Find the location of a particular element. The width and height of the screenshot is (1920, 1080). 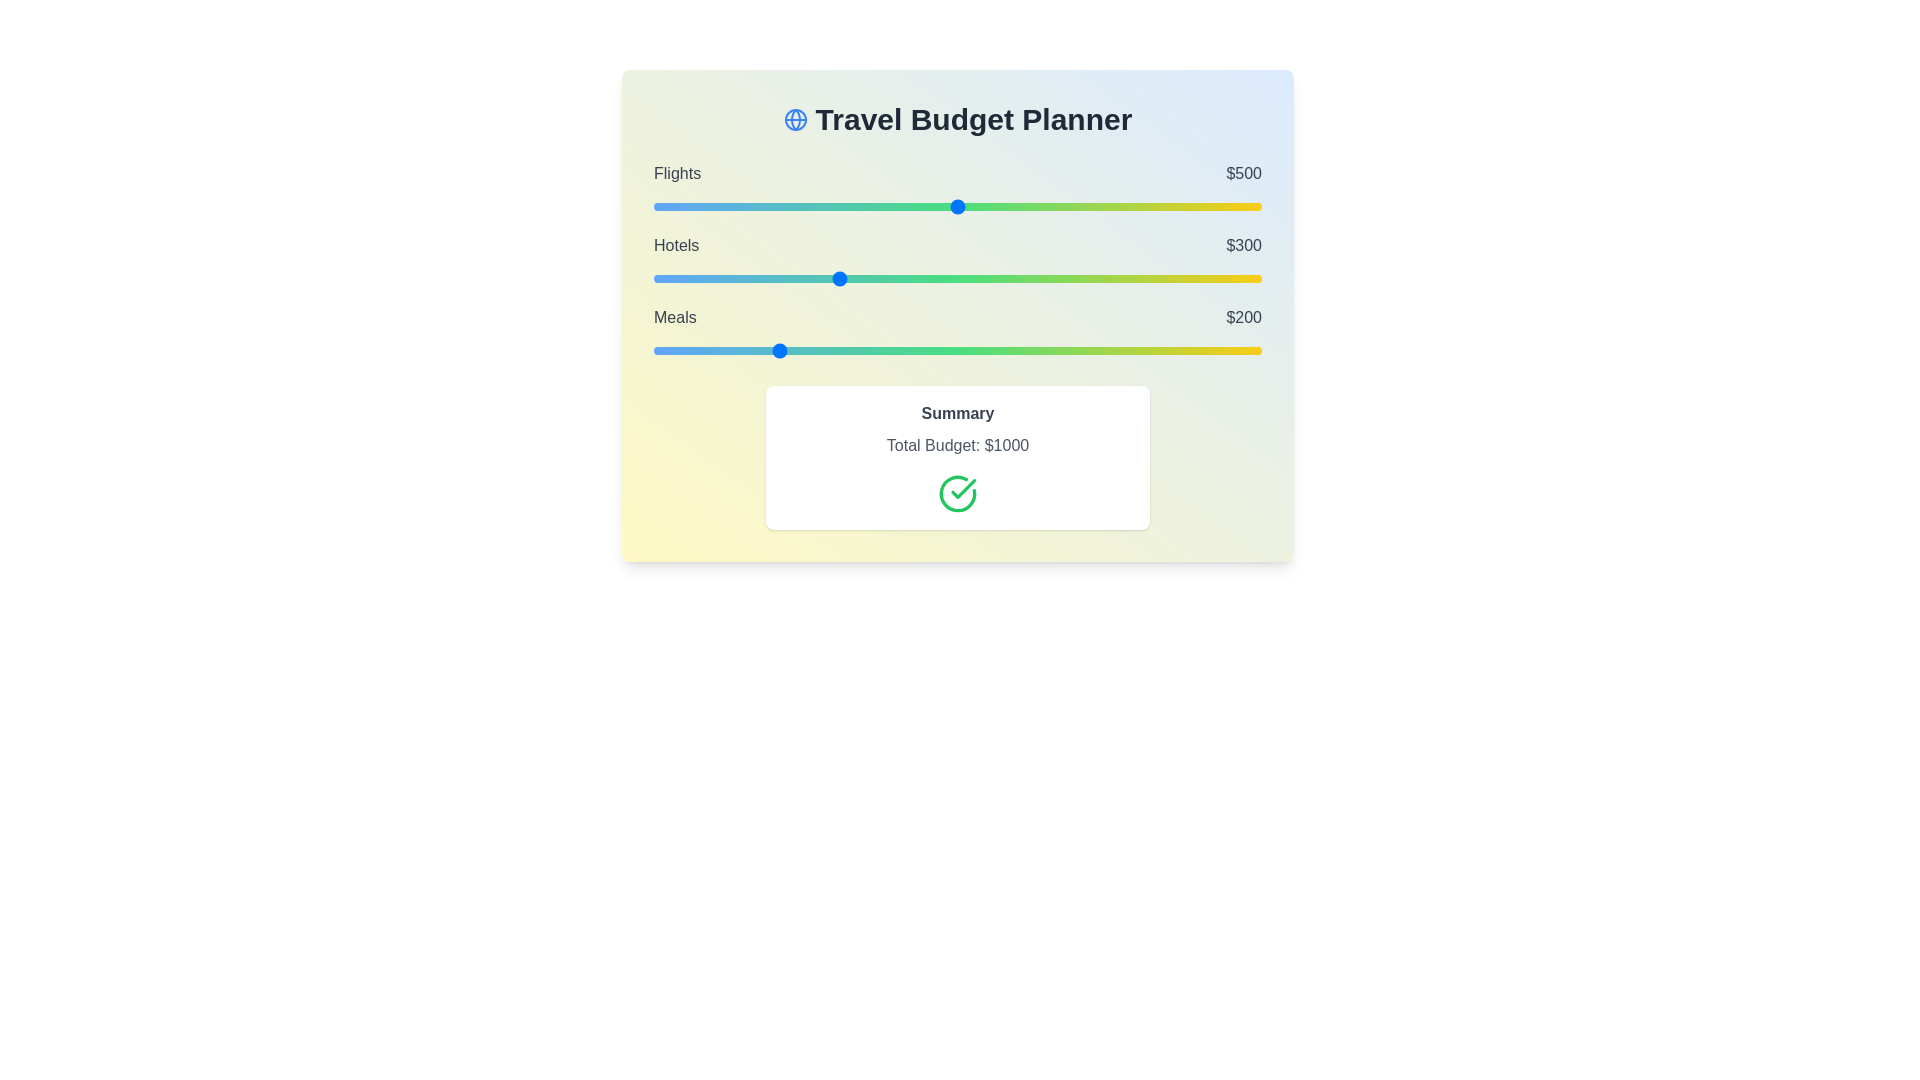

the 'Hotels' slider to 851 is located at coordinates (1171, 278).